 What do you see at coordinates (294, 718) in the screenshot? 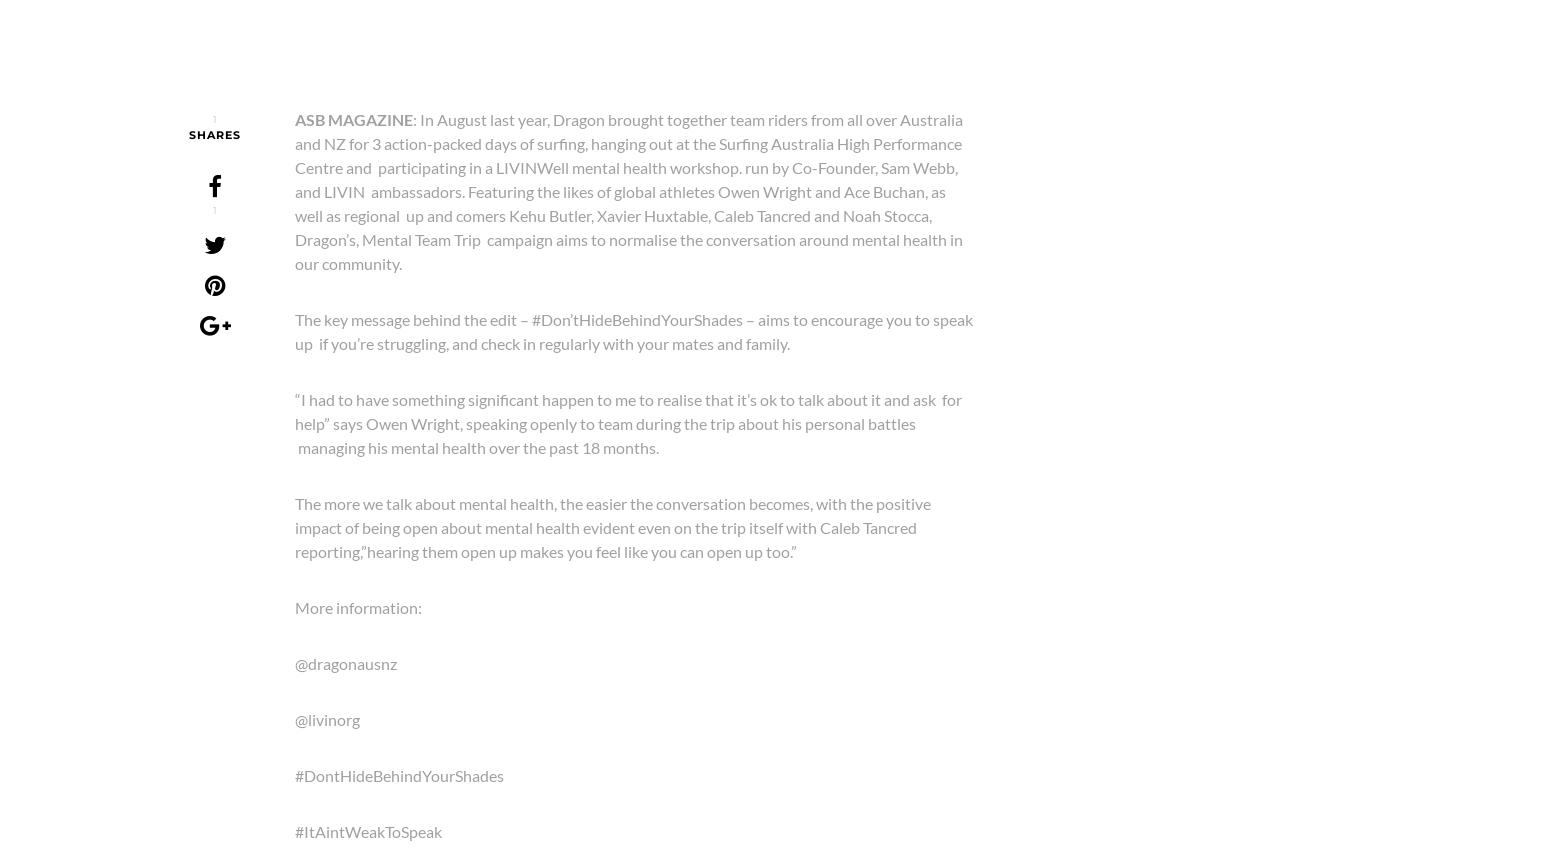
I see `'@livinorg'` at bounding box center [294, 718].